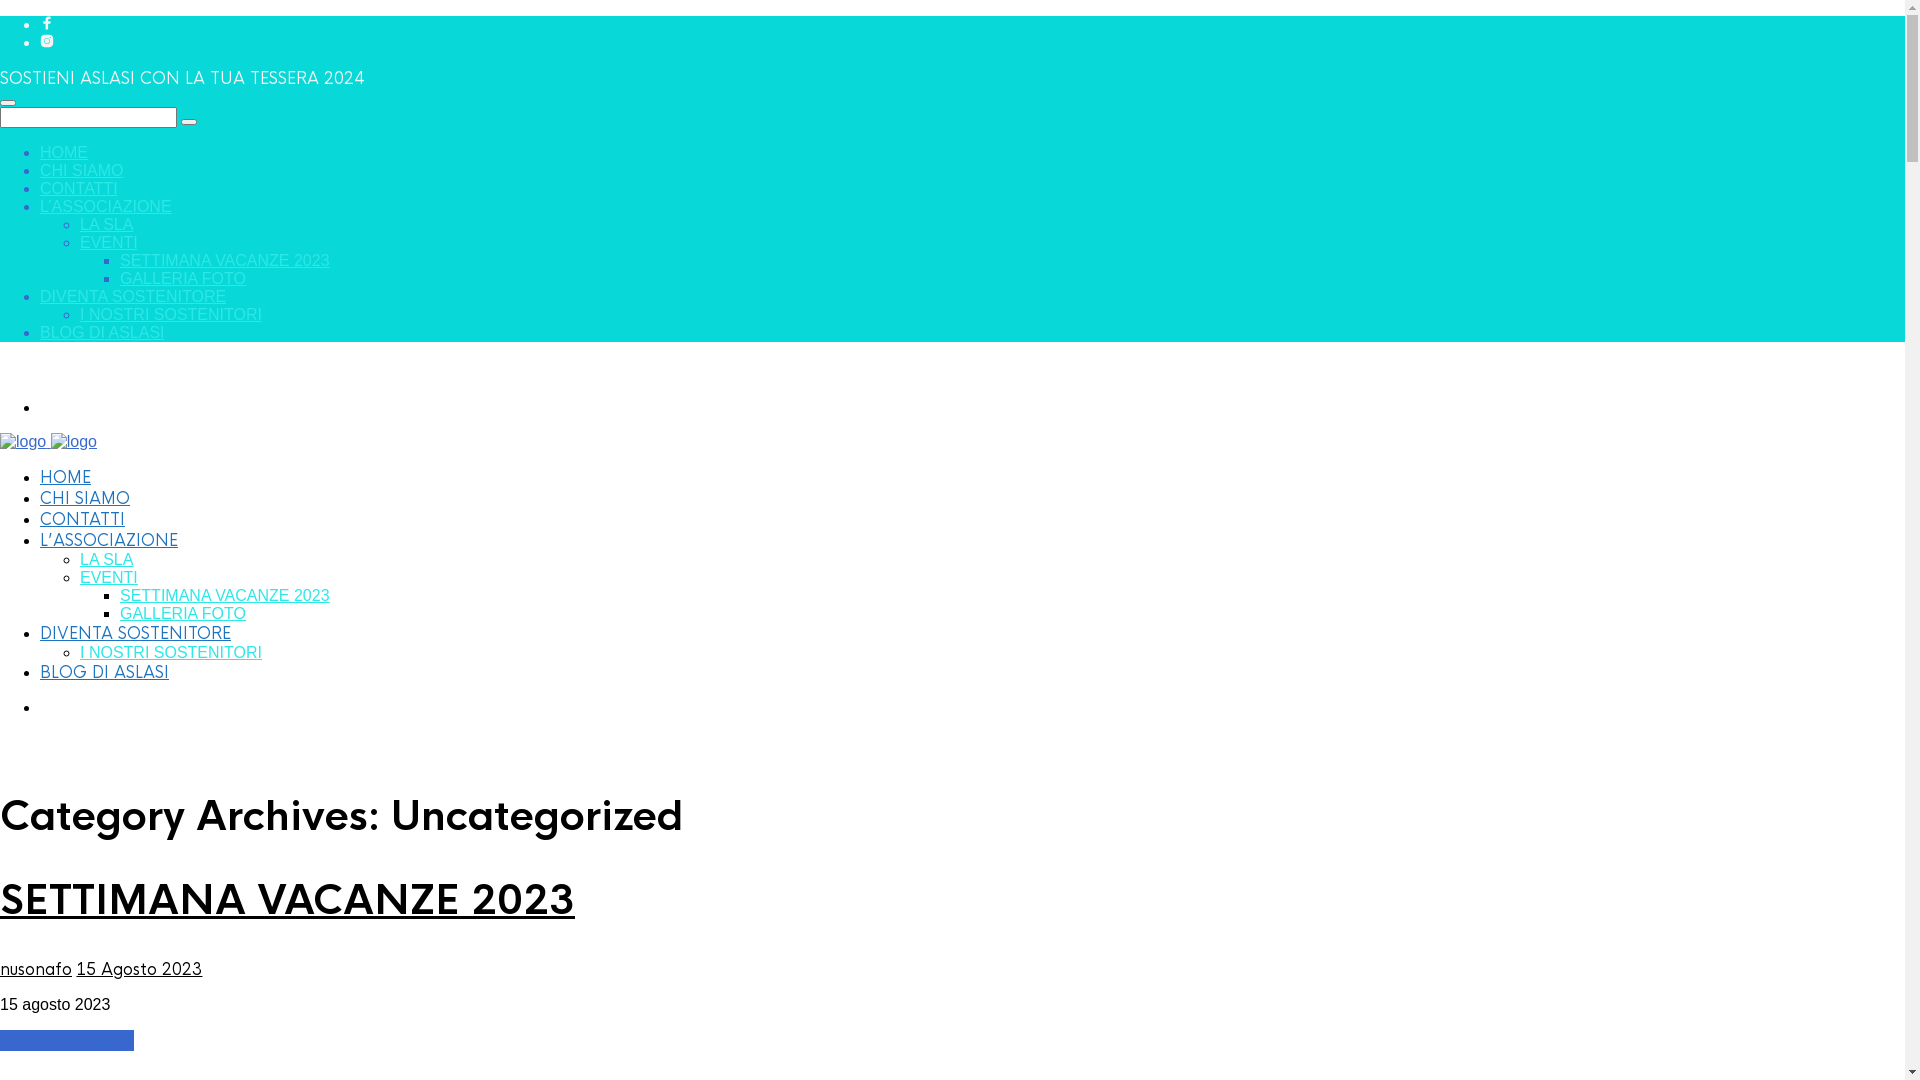 The image size is (1920, 1080). What do you see at coordinates (39, 497) in the screenshot?
I see `'CHI SIAMO'` at bounding box center [39, 497].